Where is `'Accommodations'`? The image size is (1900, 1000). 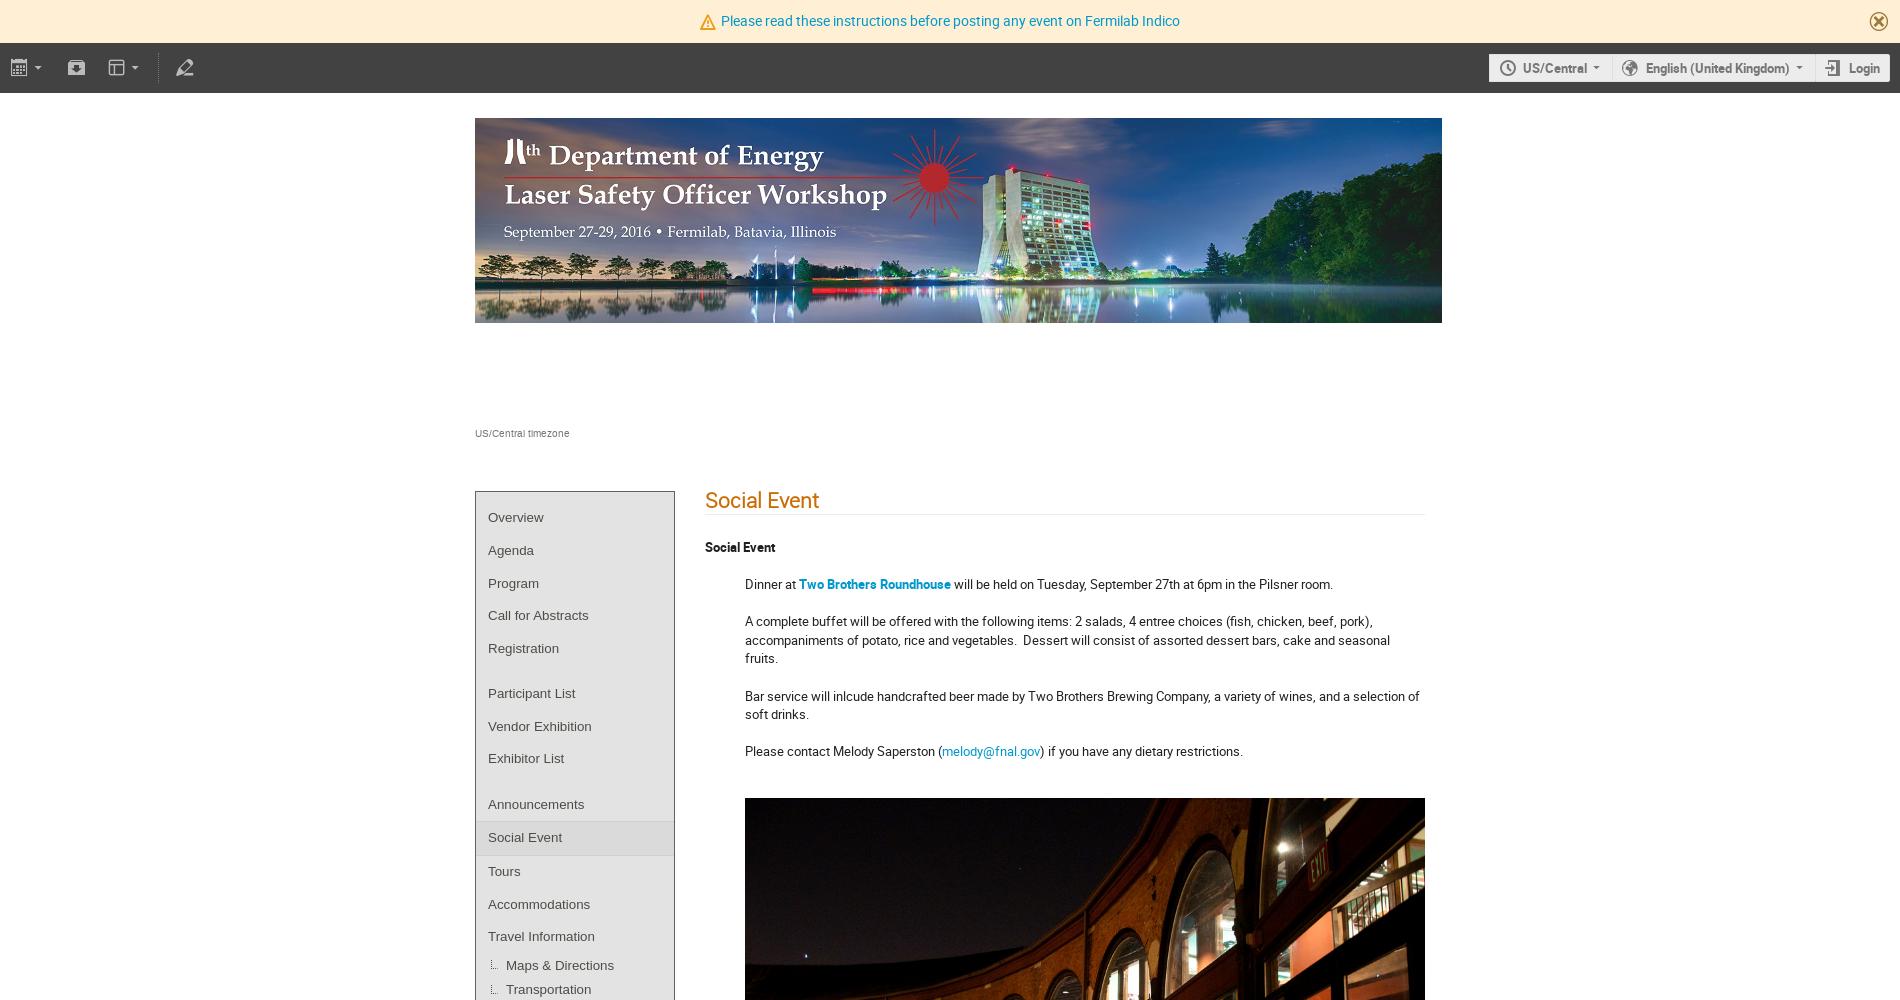
'Accommodations' is located at coordinates (539, 903).